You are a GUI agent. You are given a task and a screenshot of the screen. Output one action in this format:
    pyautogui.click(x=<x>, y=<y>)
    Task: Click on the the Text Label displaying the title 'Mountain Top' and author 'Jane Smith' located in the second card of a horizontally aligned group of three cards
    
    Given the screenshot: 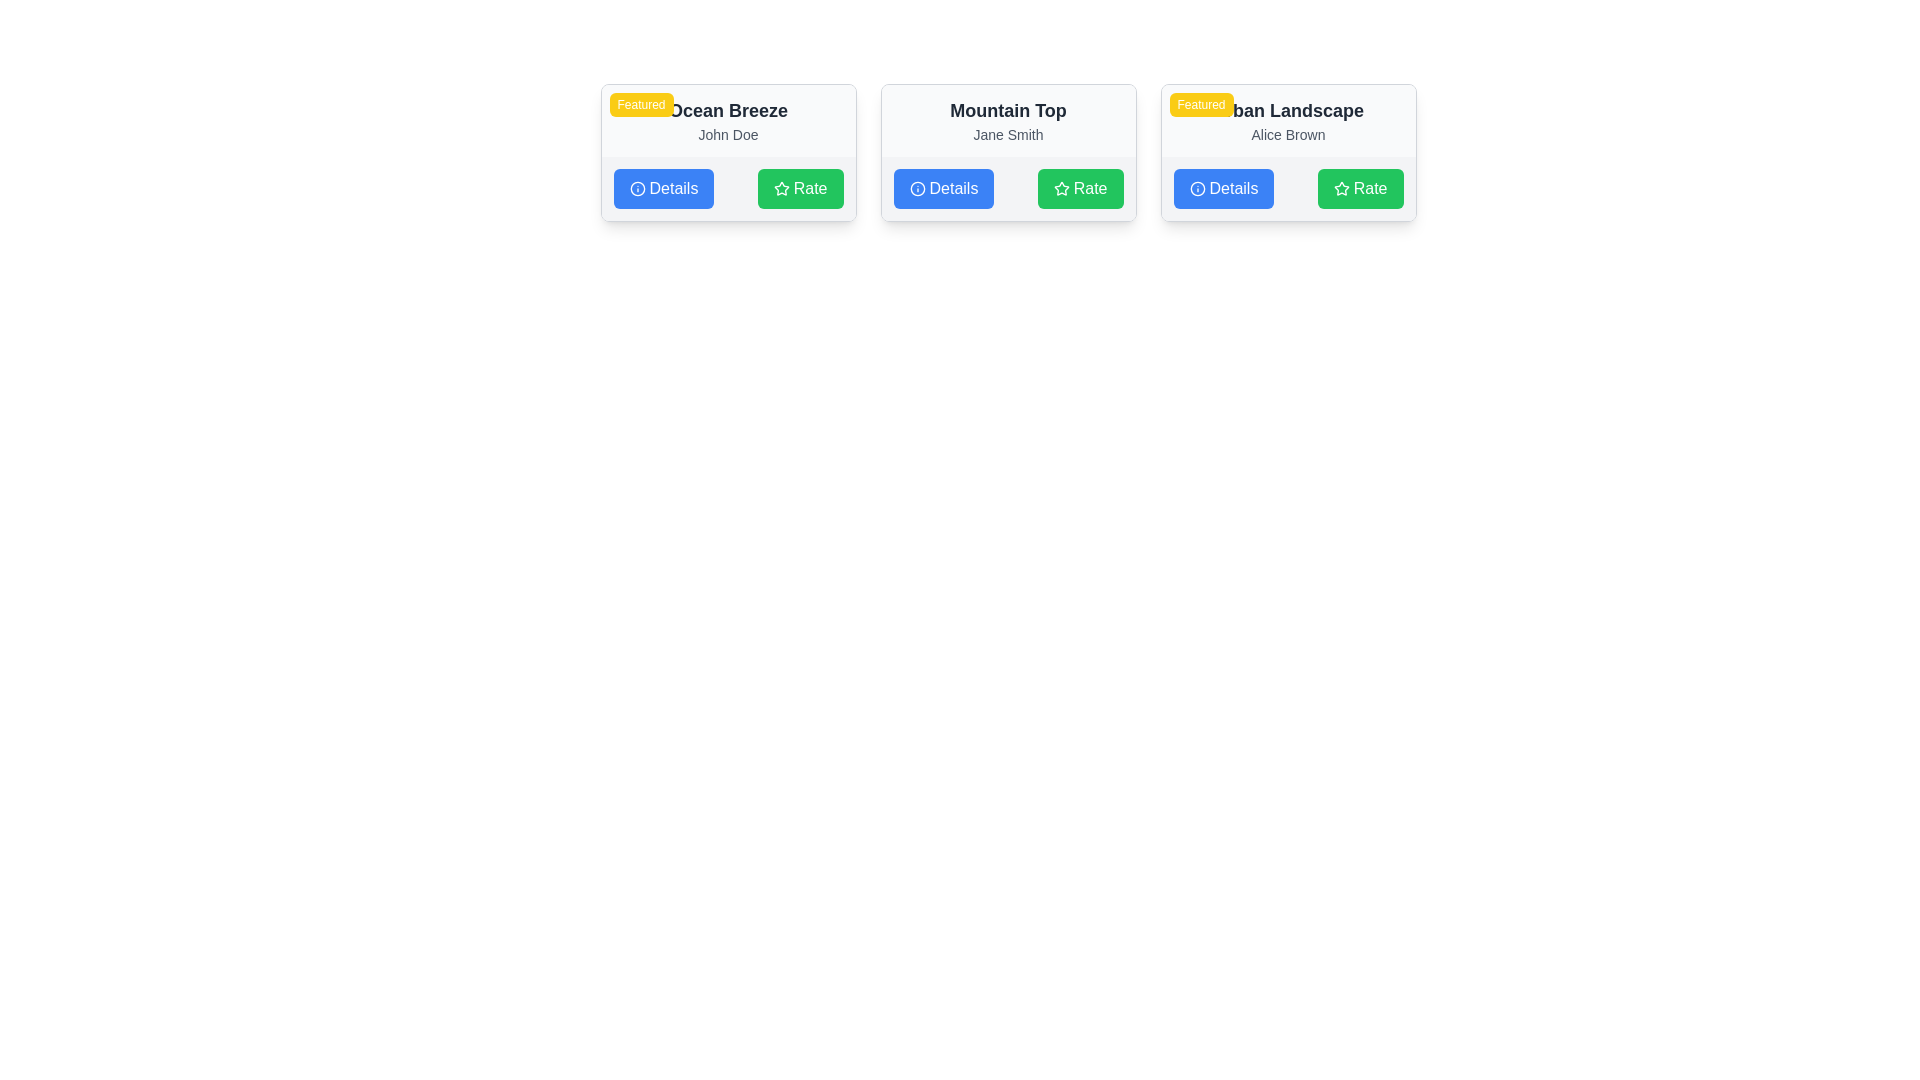 What is the action you would take?
    pyautogui.click(x=1008, y=120)
    